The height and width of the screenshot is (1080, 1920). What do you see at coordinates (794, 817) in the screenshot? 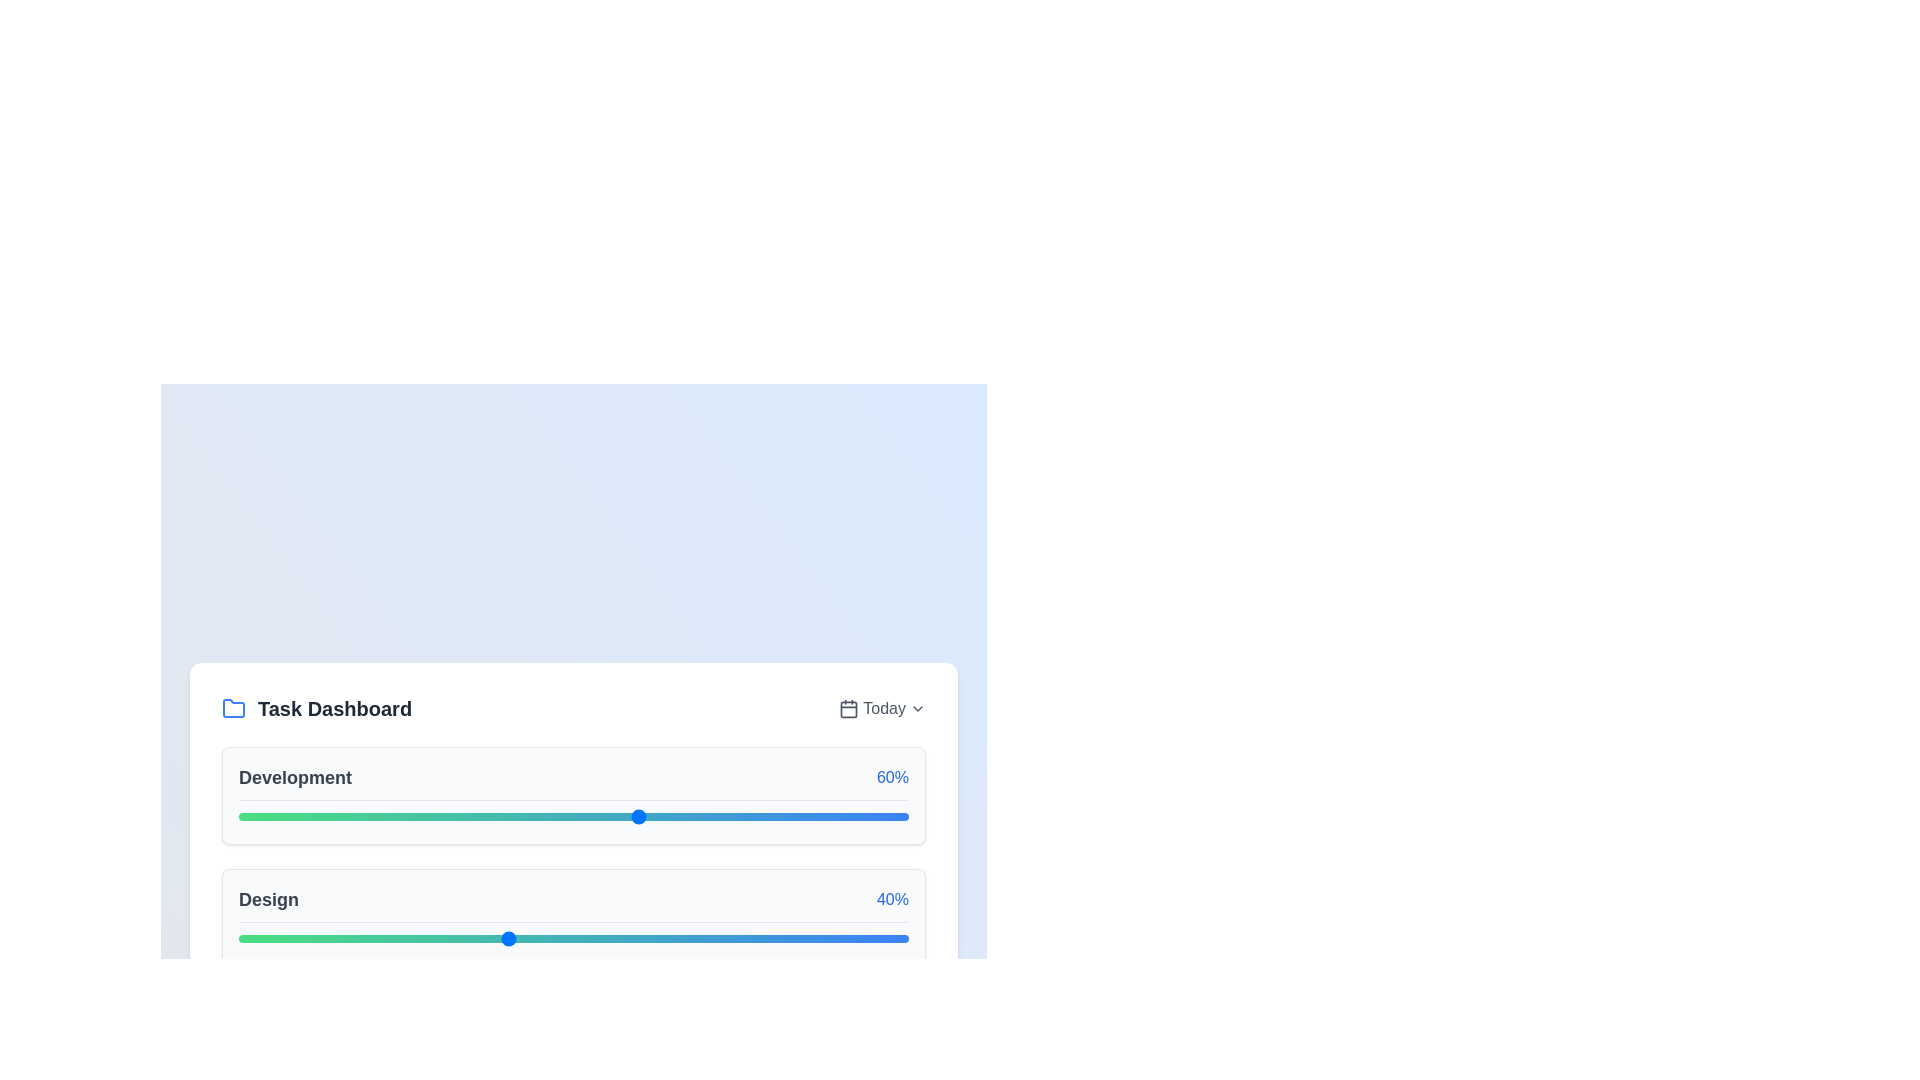
I see `the slider` at bounding box center [794, 817].